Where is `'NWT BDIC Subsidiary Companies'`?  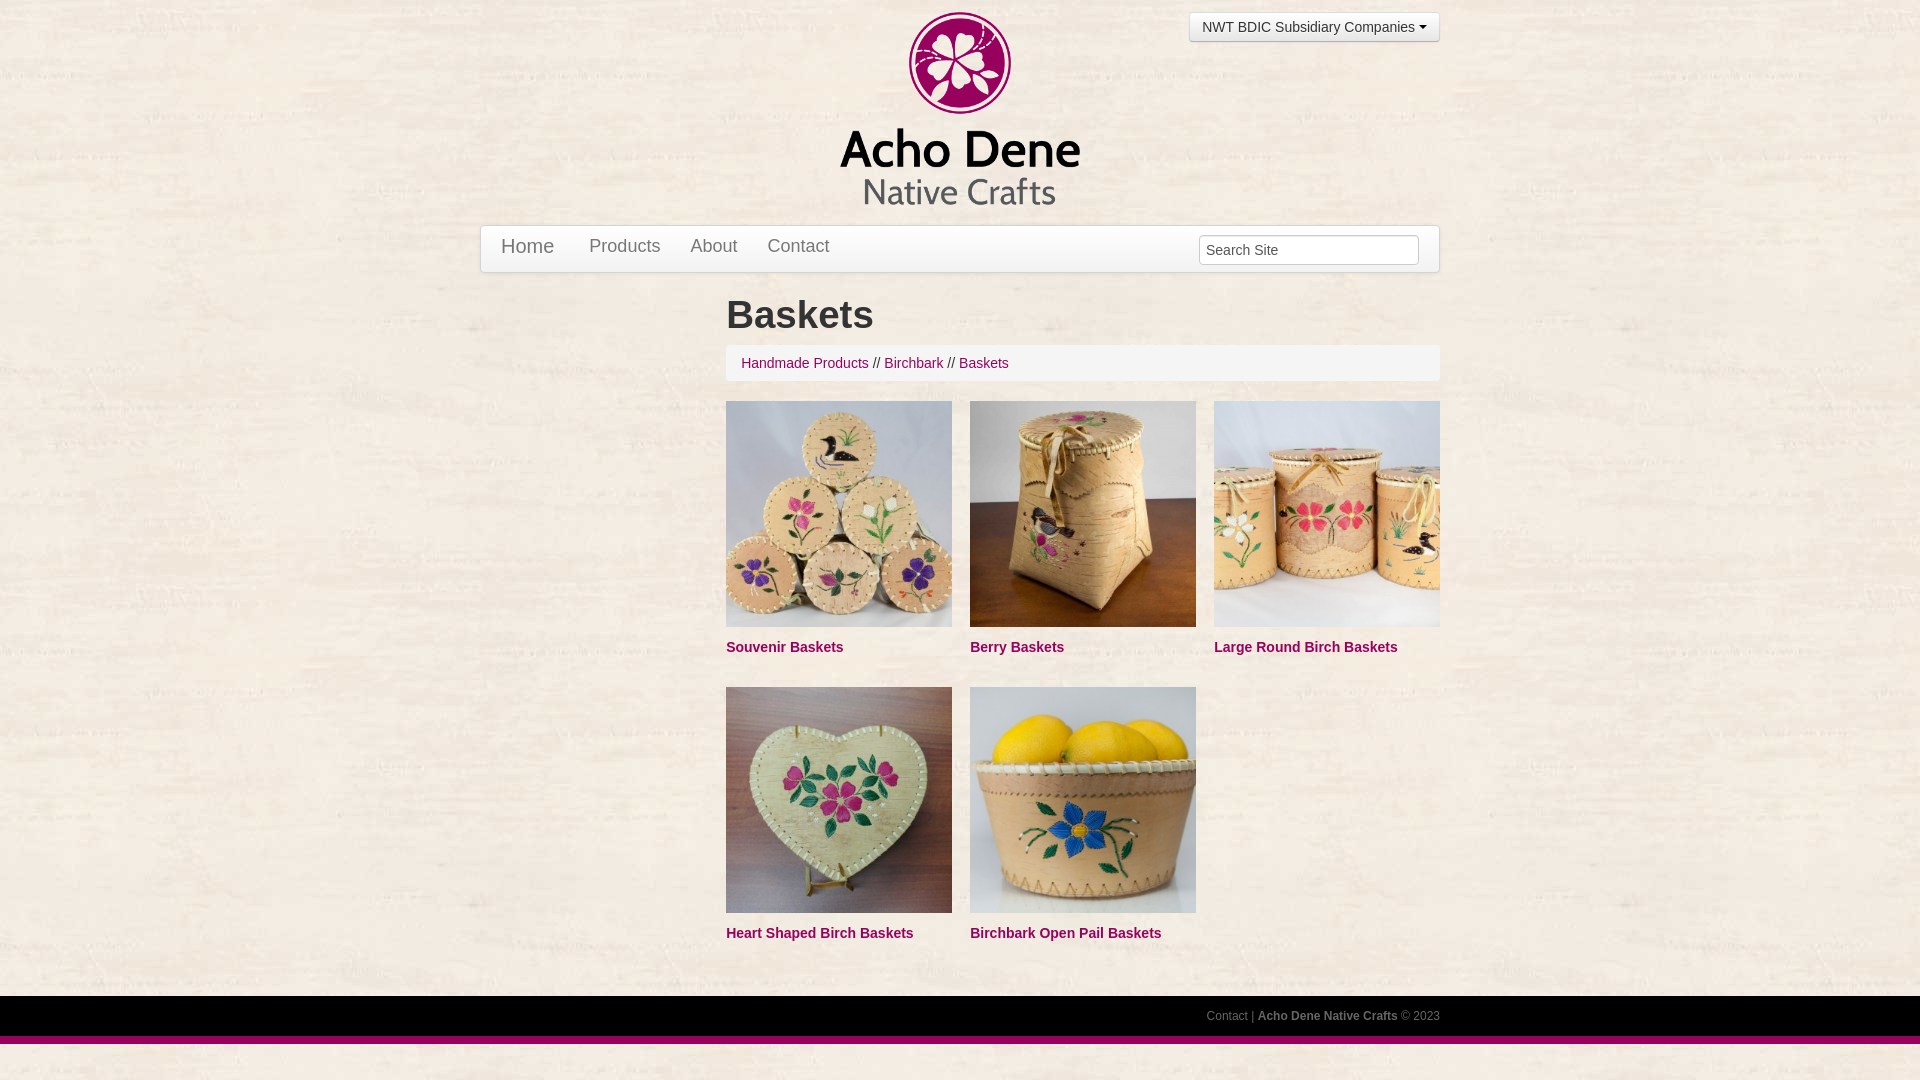 'NWT BDIC Subsidiary Companies' is located at coordinates (1314, 27).